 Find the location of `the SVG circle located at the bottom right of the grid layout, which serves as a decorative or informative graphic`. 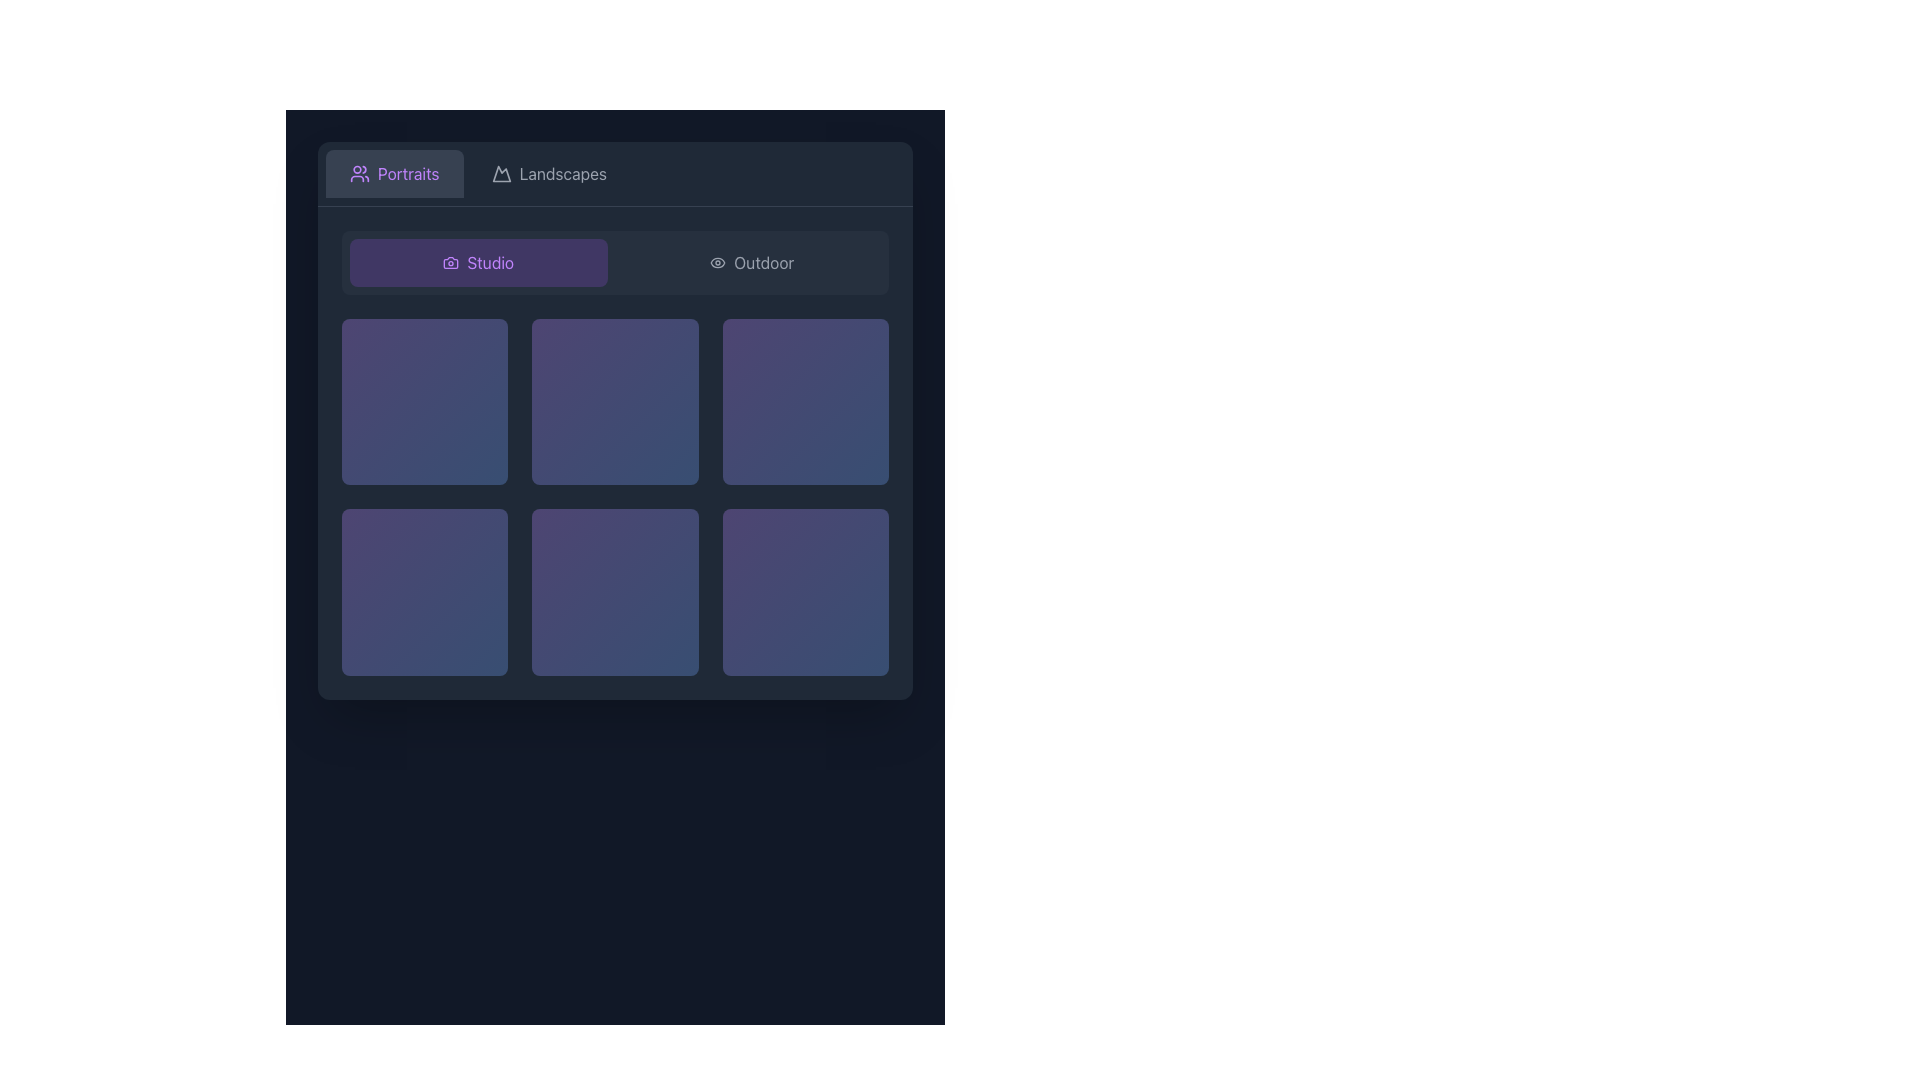

the SVG circle located at the bottom right of the grid layout, which serves as a decorative or informative graphic is located at coordinates (672, 649).